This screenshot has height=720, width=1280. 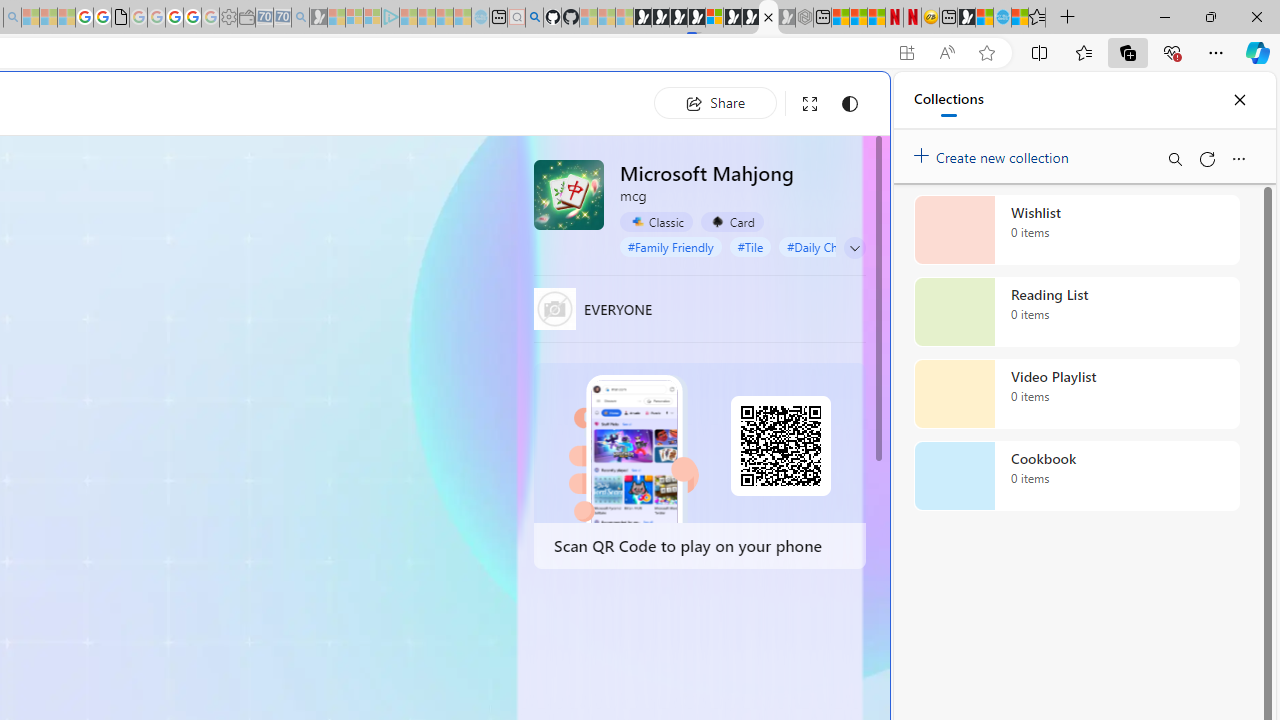 What do you see at coordinates (417, 265) in the screenshot?
I see `'Frequently visited'` at bounding box center [417, 265].